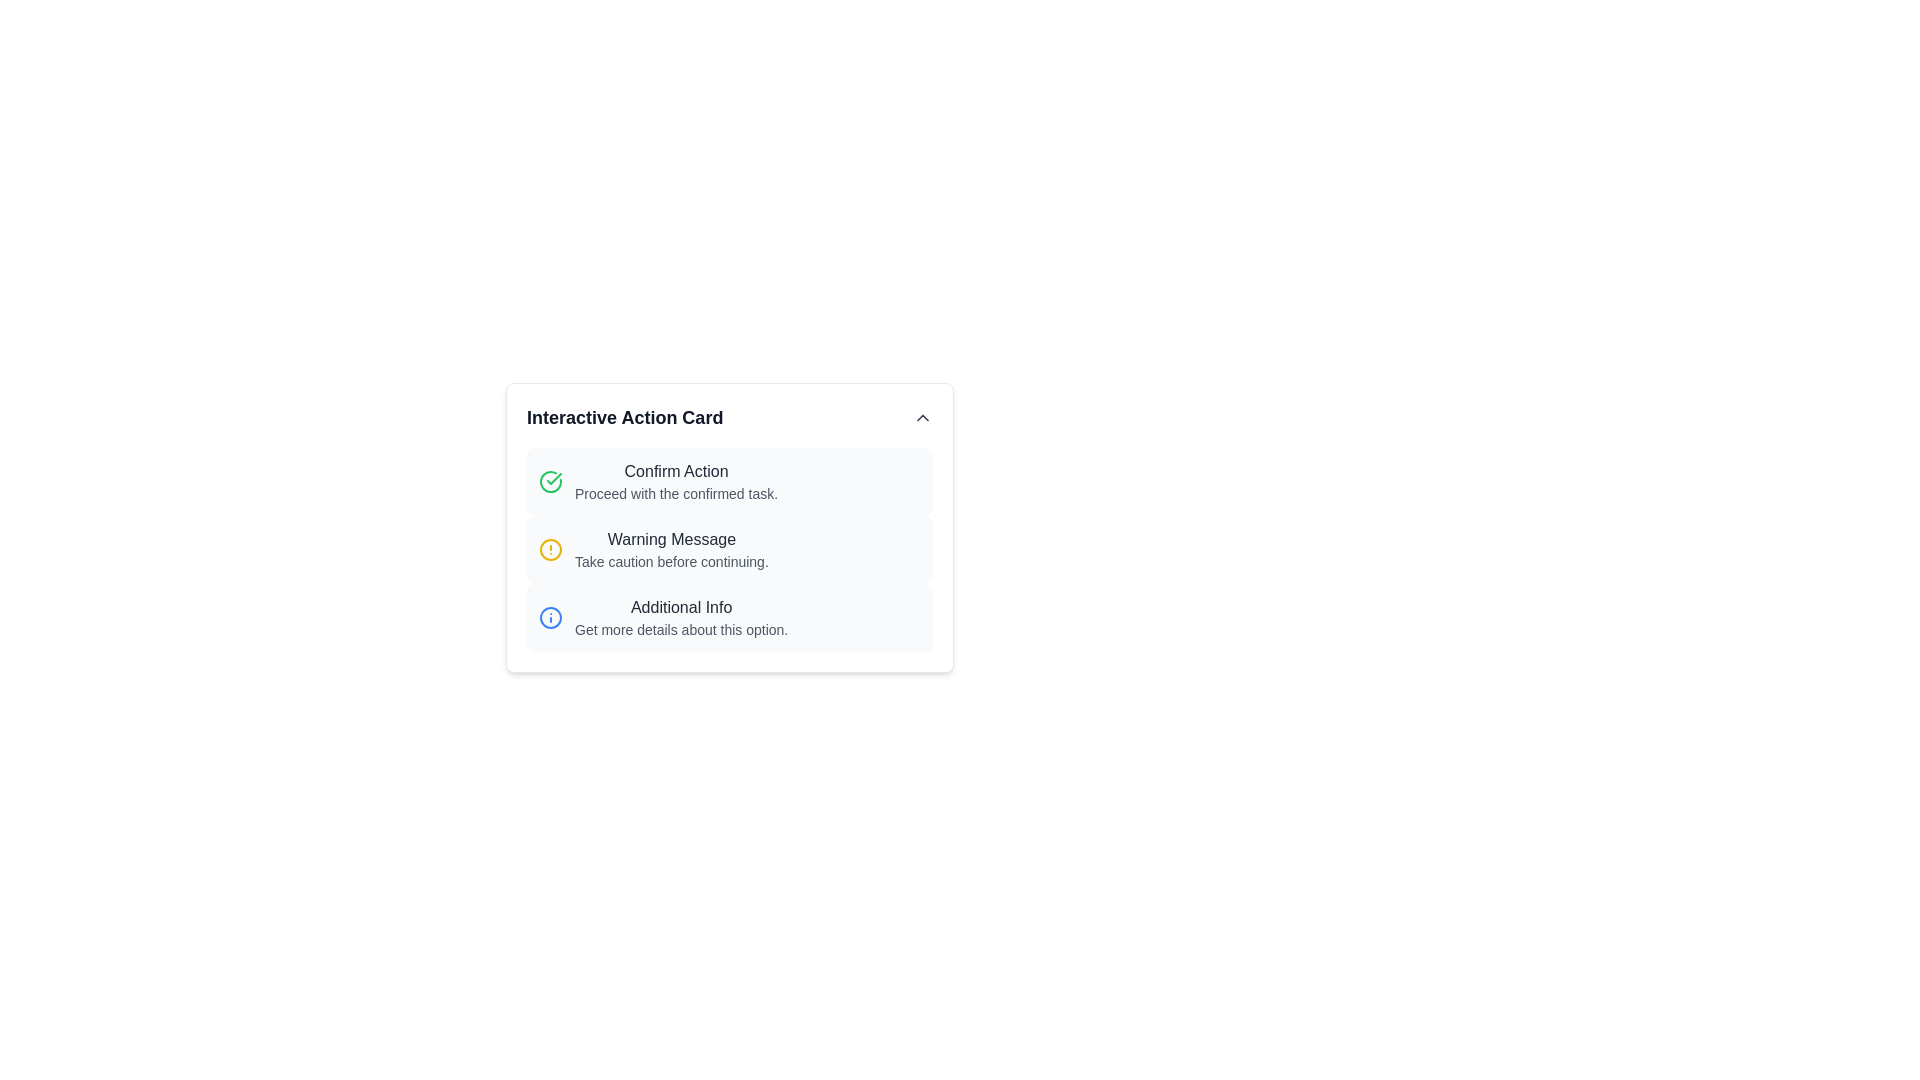 Image resolution: width=1920 pixels, height=1080 pixels. I want to click on the text label styled in gray with the text 'Get more details about this option.' located below the 'Additional Info' header in the 'Interactive Action Card', so click(681, 628).